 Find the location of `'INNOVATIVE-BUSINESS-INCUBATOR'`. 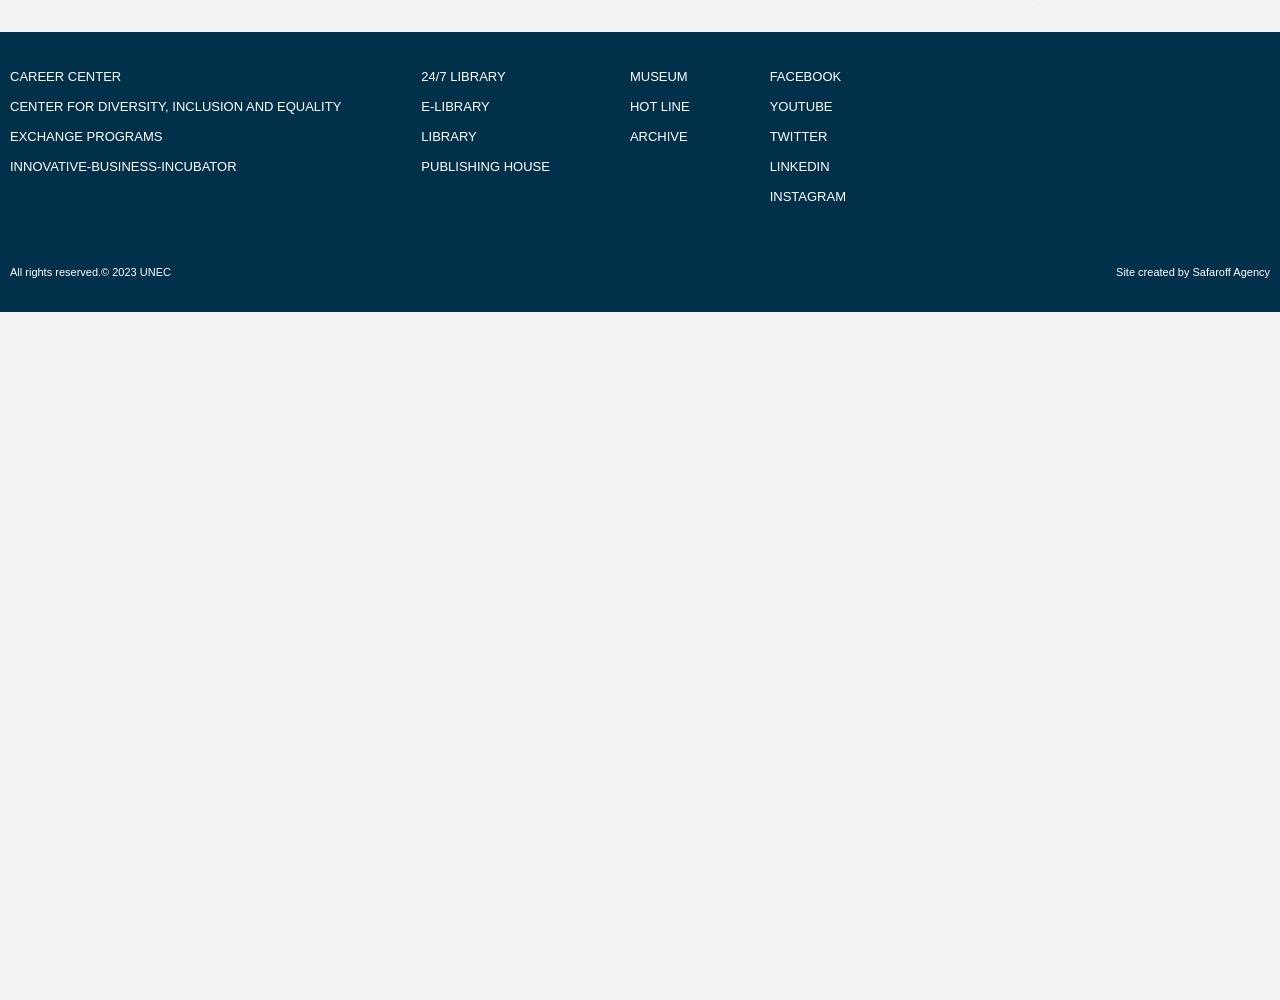

'INNOVATIVE-BUSINESS-INCUBATOR' is located at coordinates (122, 166).